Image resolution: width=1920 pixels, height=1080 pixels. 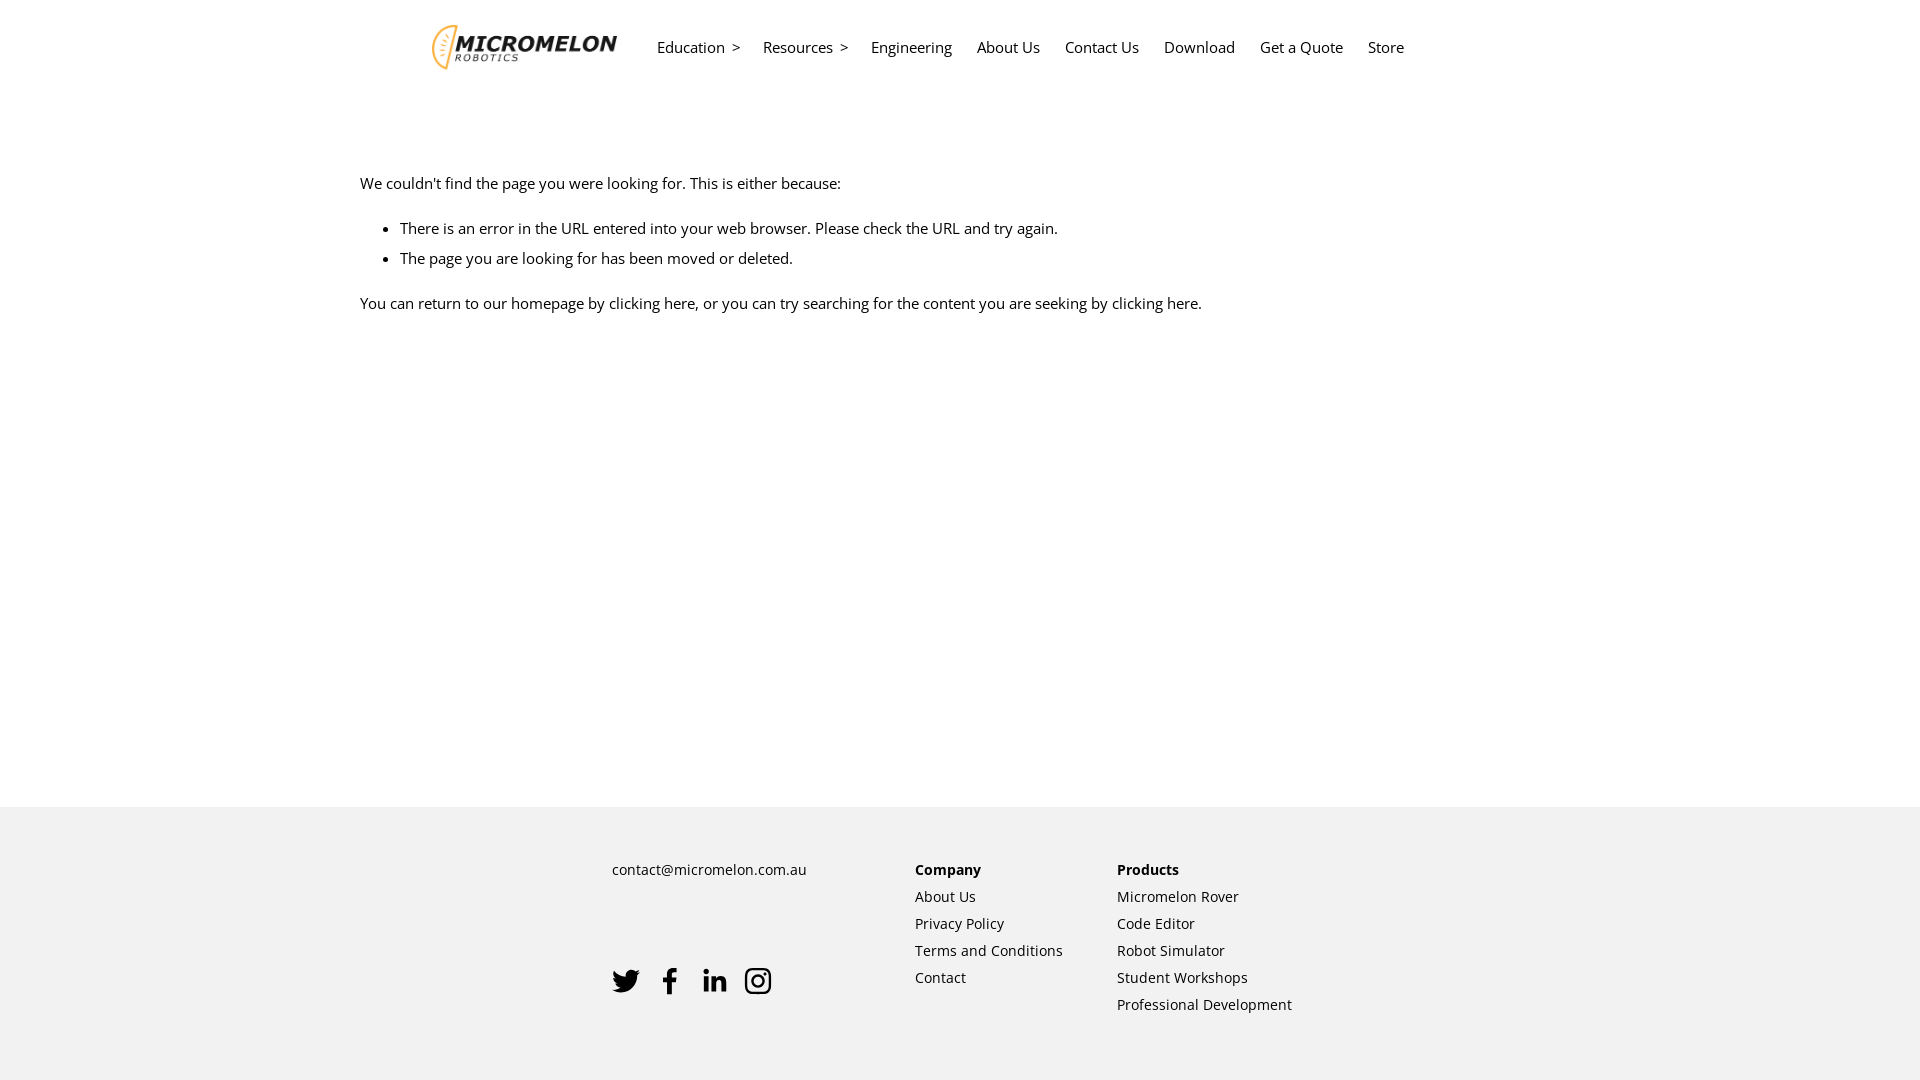 What do you see at coordinates (939, 977) in the screenshot?
I see `'Contact'` at bounding box center [939, 977].